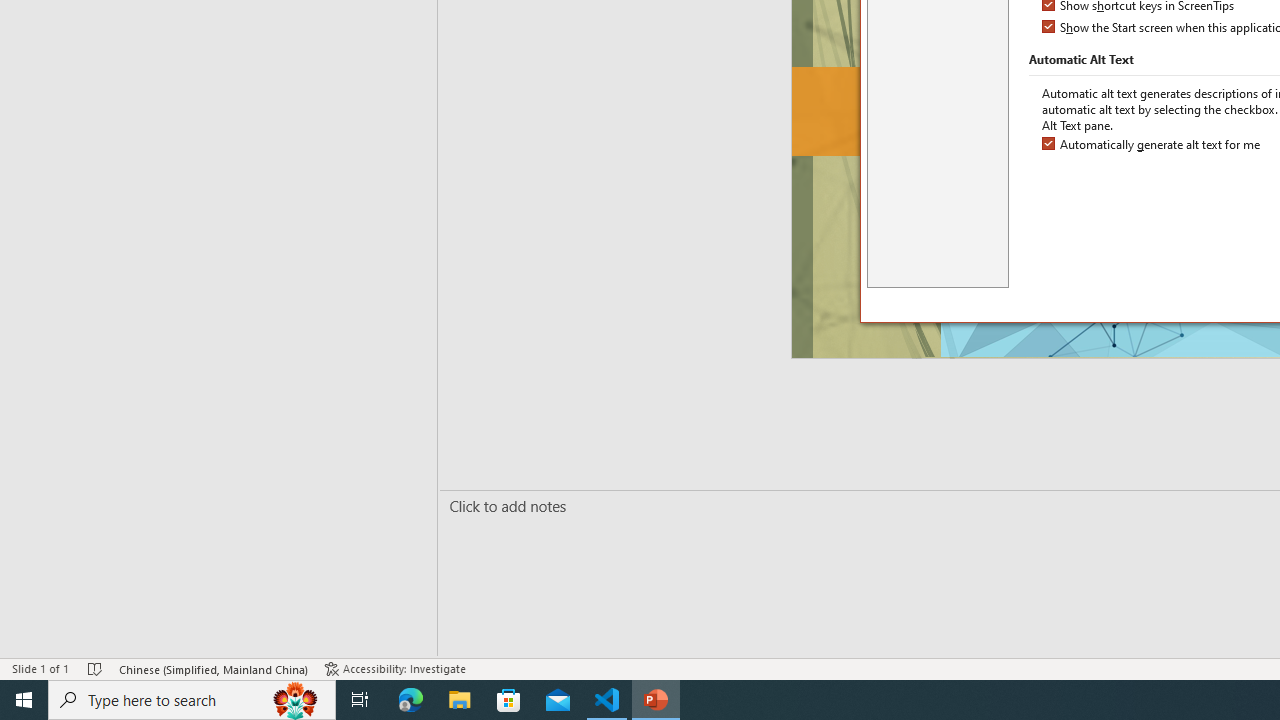 This screenshot has width=1280, height=720. What do you see at coordinates (1153, 144) in the screenshot?
I see `'Automatically generate alt text for me'` at bounding box center [1153, 144].